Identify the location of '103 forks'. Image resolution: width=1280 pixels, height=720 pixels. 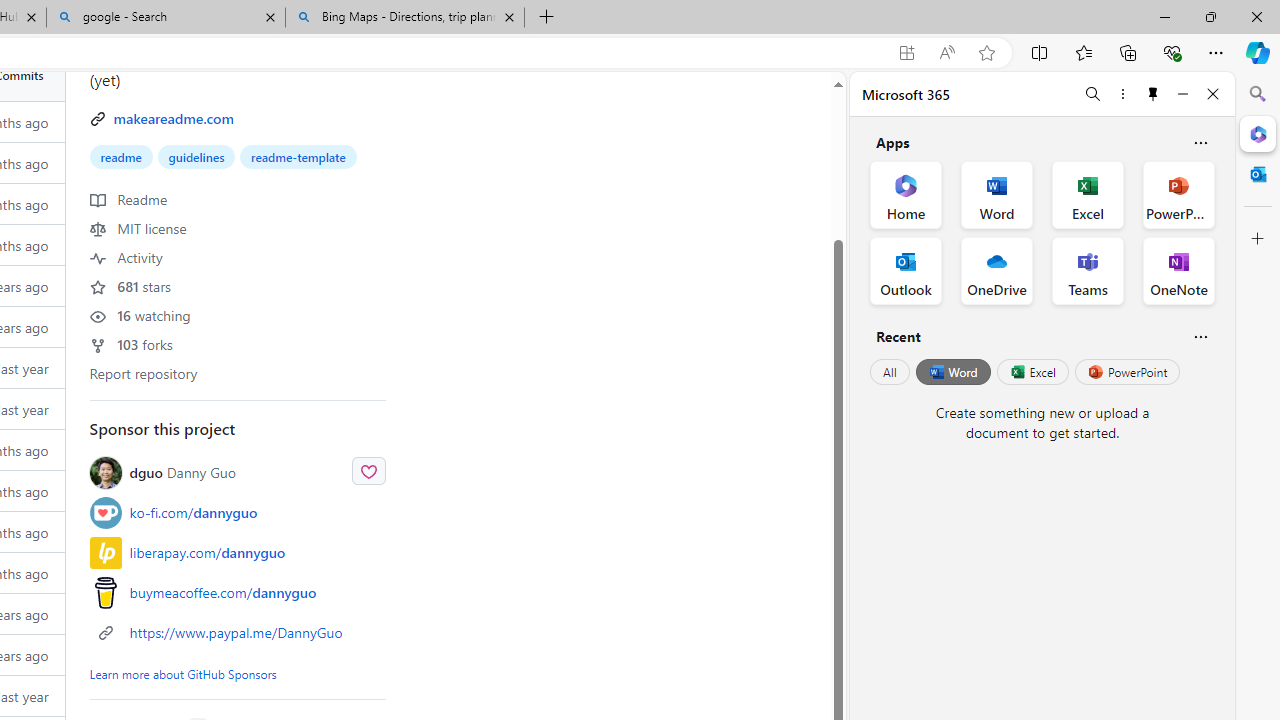
(130, 343).